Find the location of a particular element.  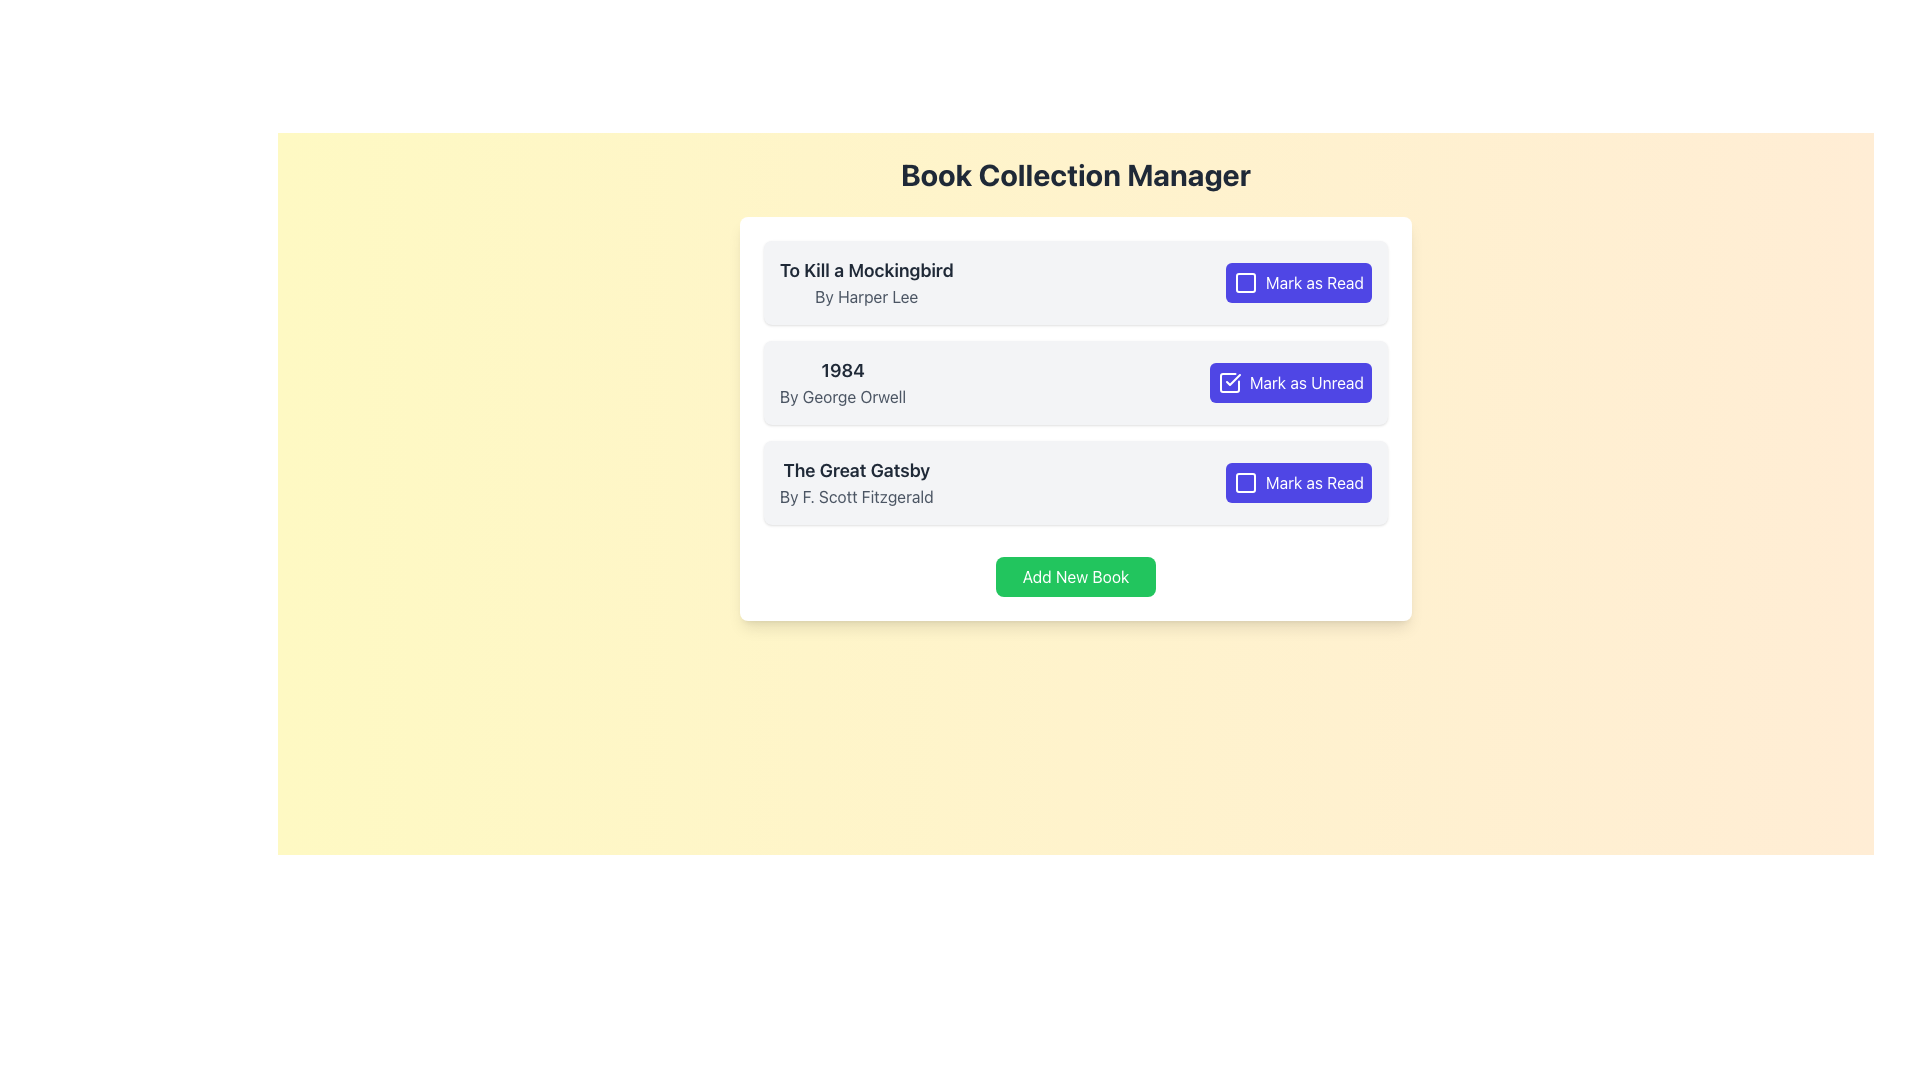

the button that marks 'To Kill a Mockingbird by Harper Lee' as read is located at coordinates (1298, 282).